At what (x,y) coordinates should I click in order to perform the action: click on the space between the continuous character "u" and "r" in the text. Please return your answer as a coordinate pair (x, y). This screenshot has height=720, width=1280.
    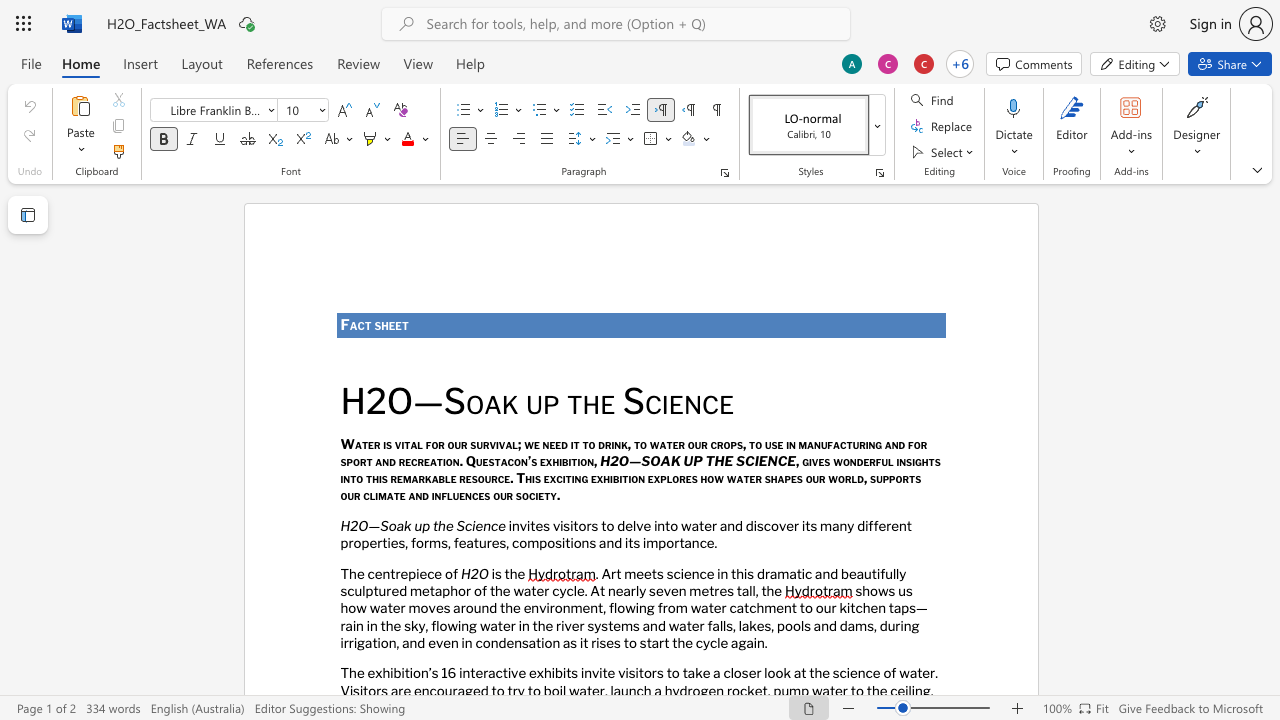
    Looking at the image, I should click on (506, 495).